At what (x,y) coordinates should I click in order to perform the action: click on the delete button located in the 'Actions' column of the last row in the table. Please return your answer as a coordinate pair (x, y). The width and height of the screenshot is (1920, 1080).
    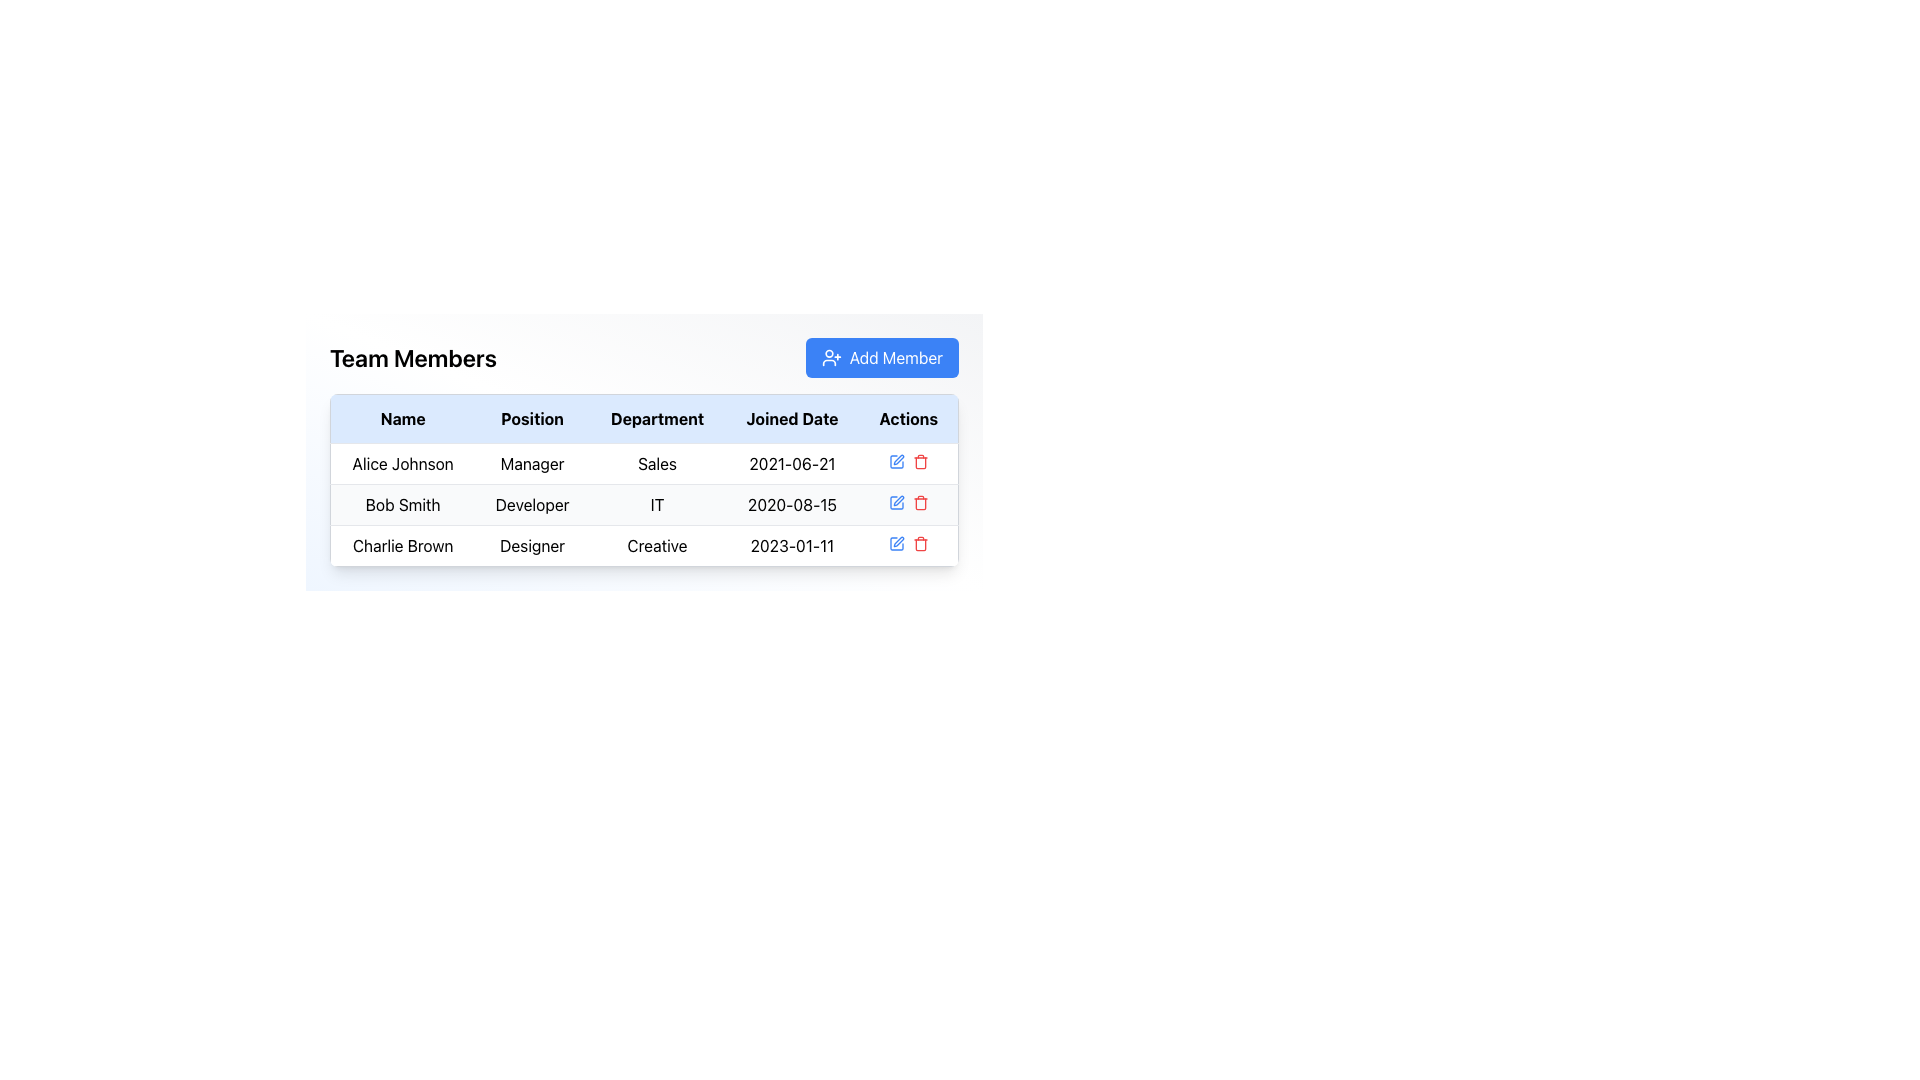
    Looking at the image, I should click on (919, 543).